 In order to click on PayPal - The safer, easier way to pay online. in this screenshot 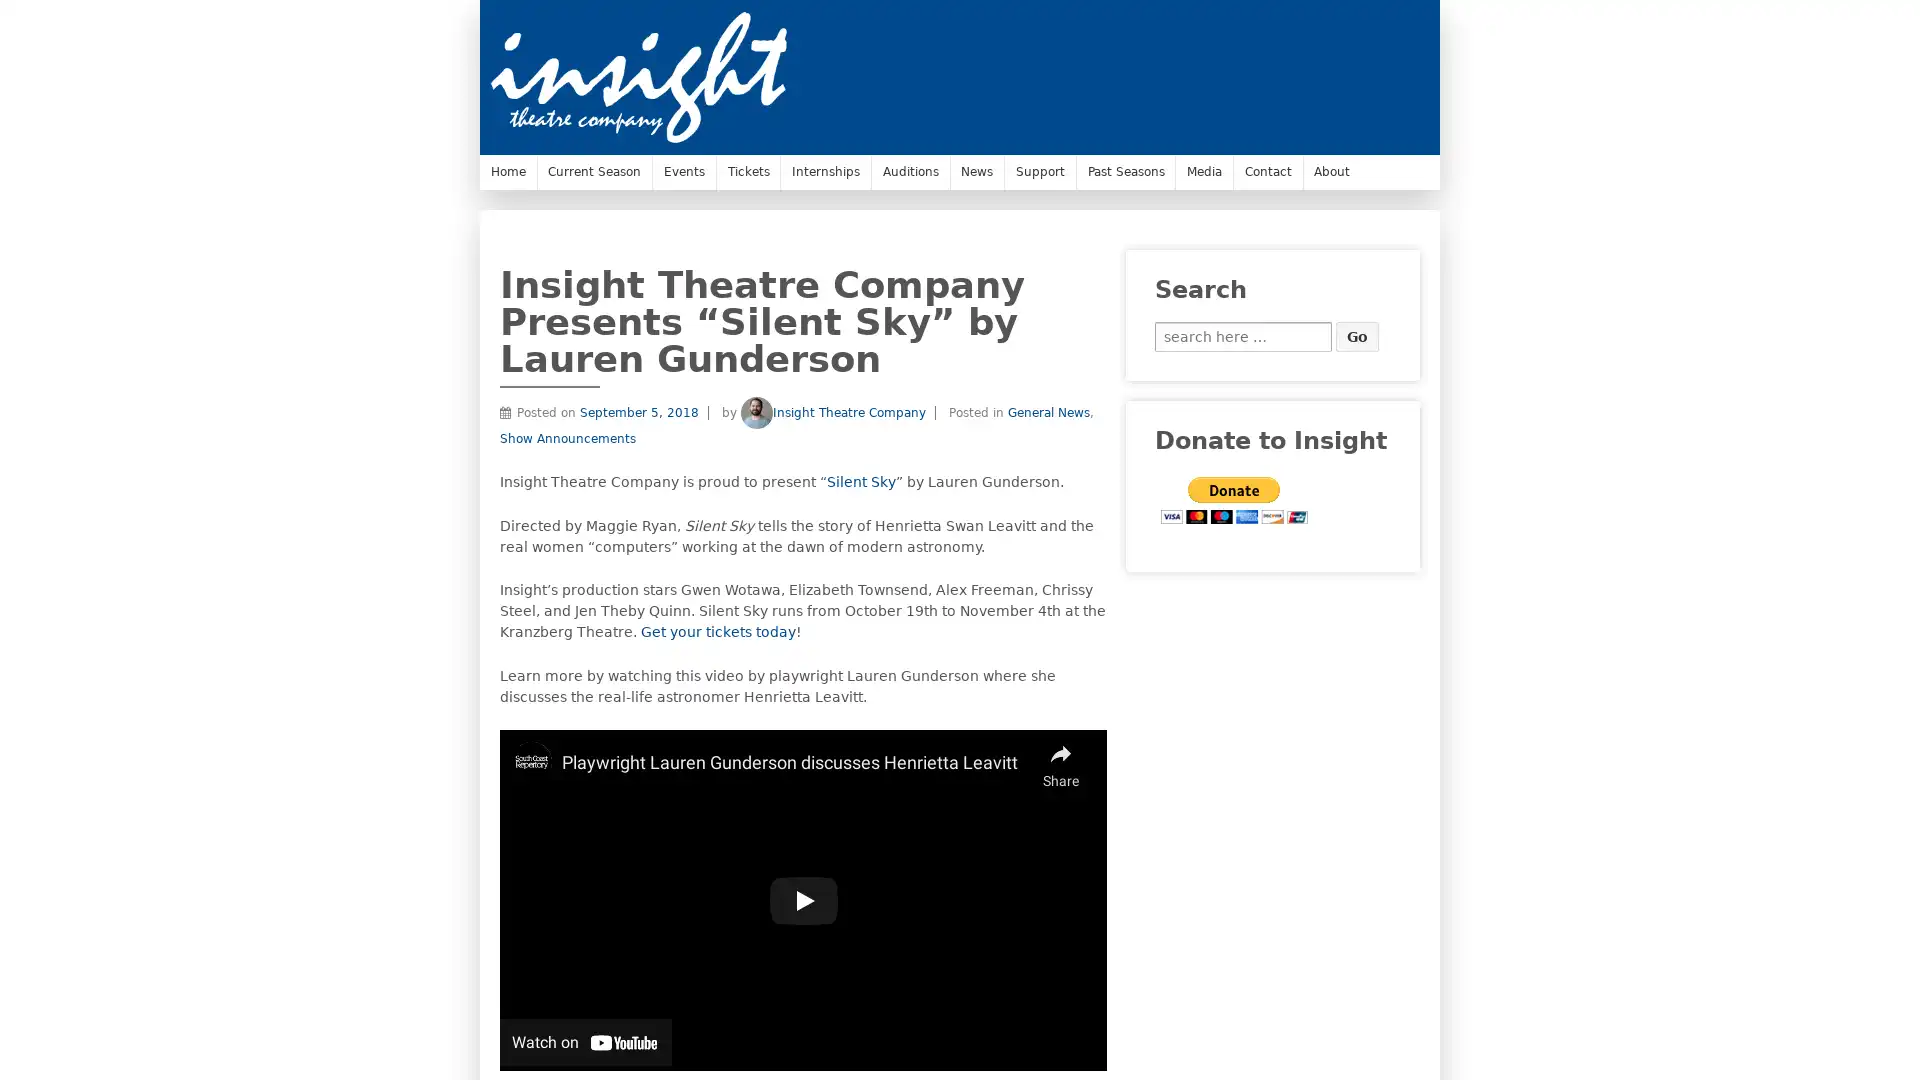, I will do `click(1232, 498)`.